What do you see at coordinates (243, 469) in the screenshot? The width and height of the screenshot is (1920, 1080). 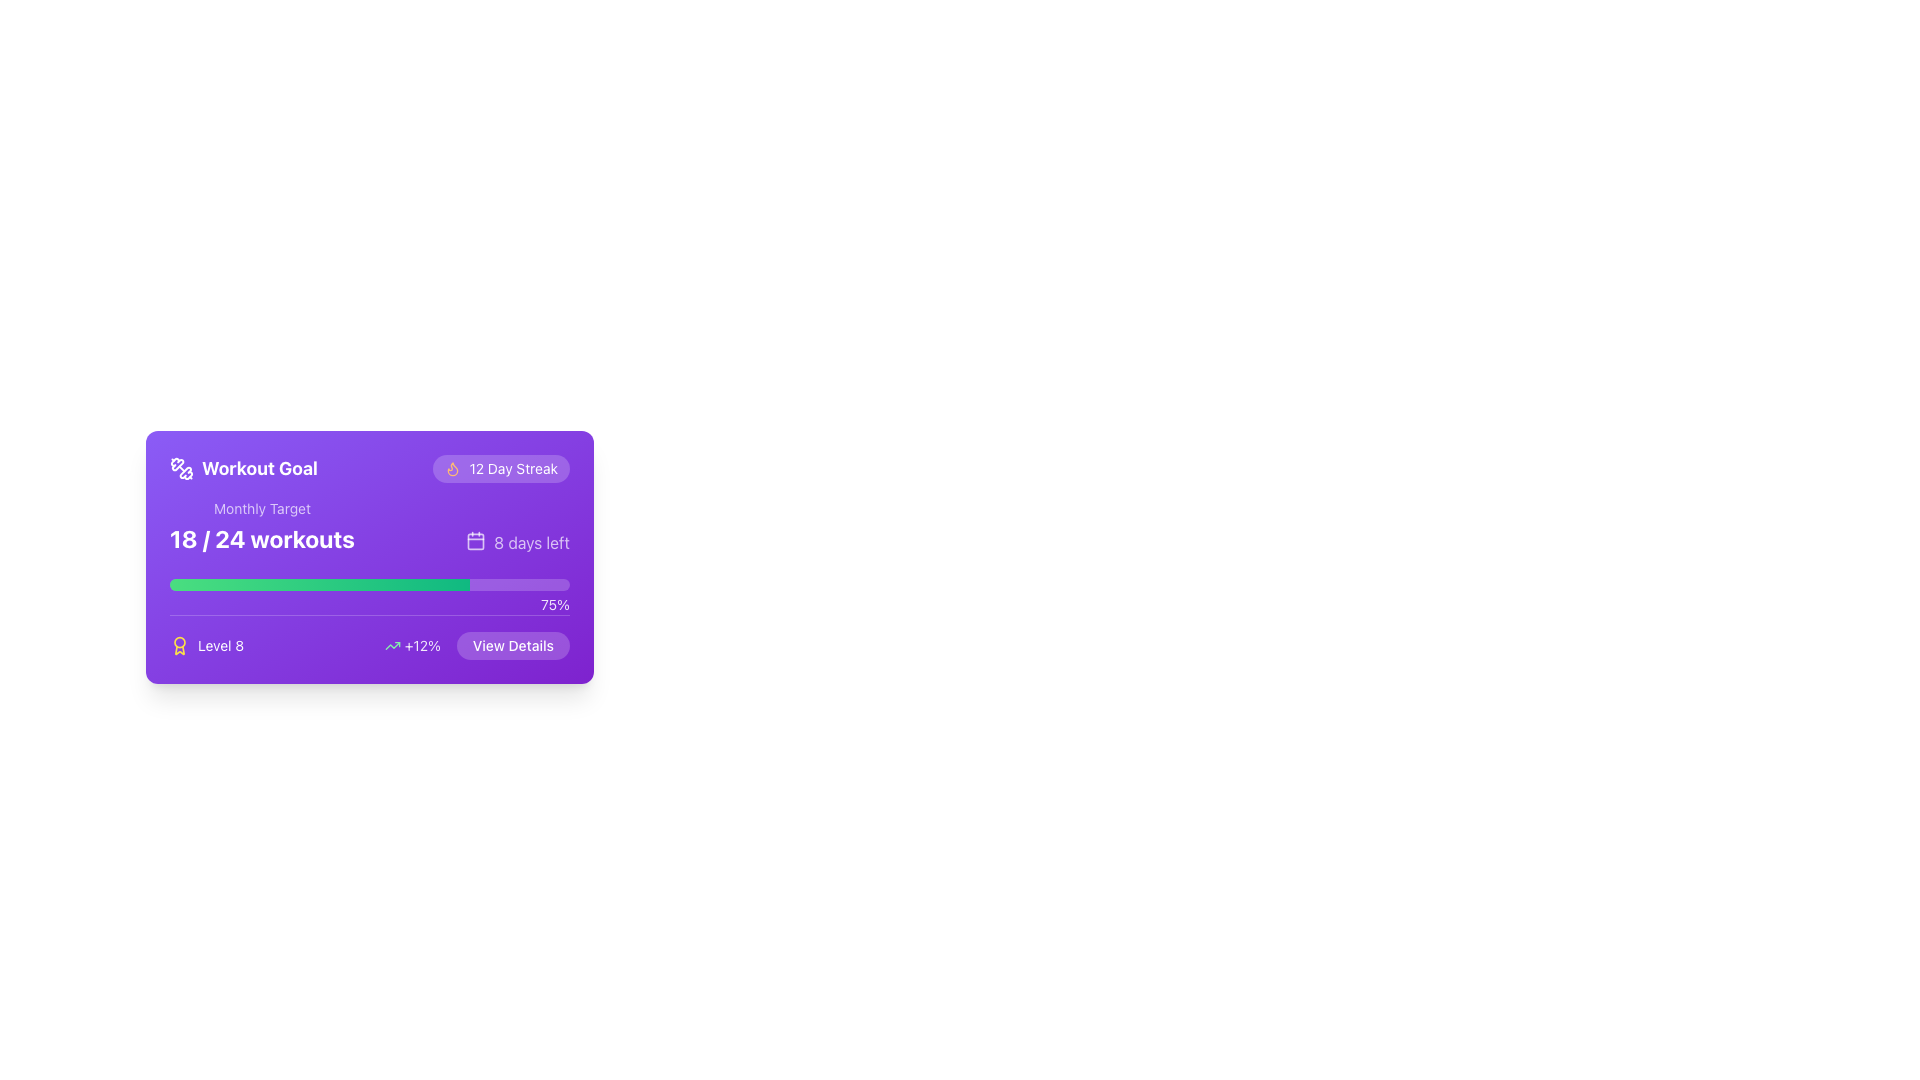 I see `the 'Workout Goal' text element with a dumbbell icon for accessibility` at bounding box center [243, 469].